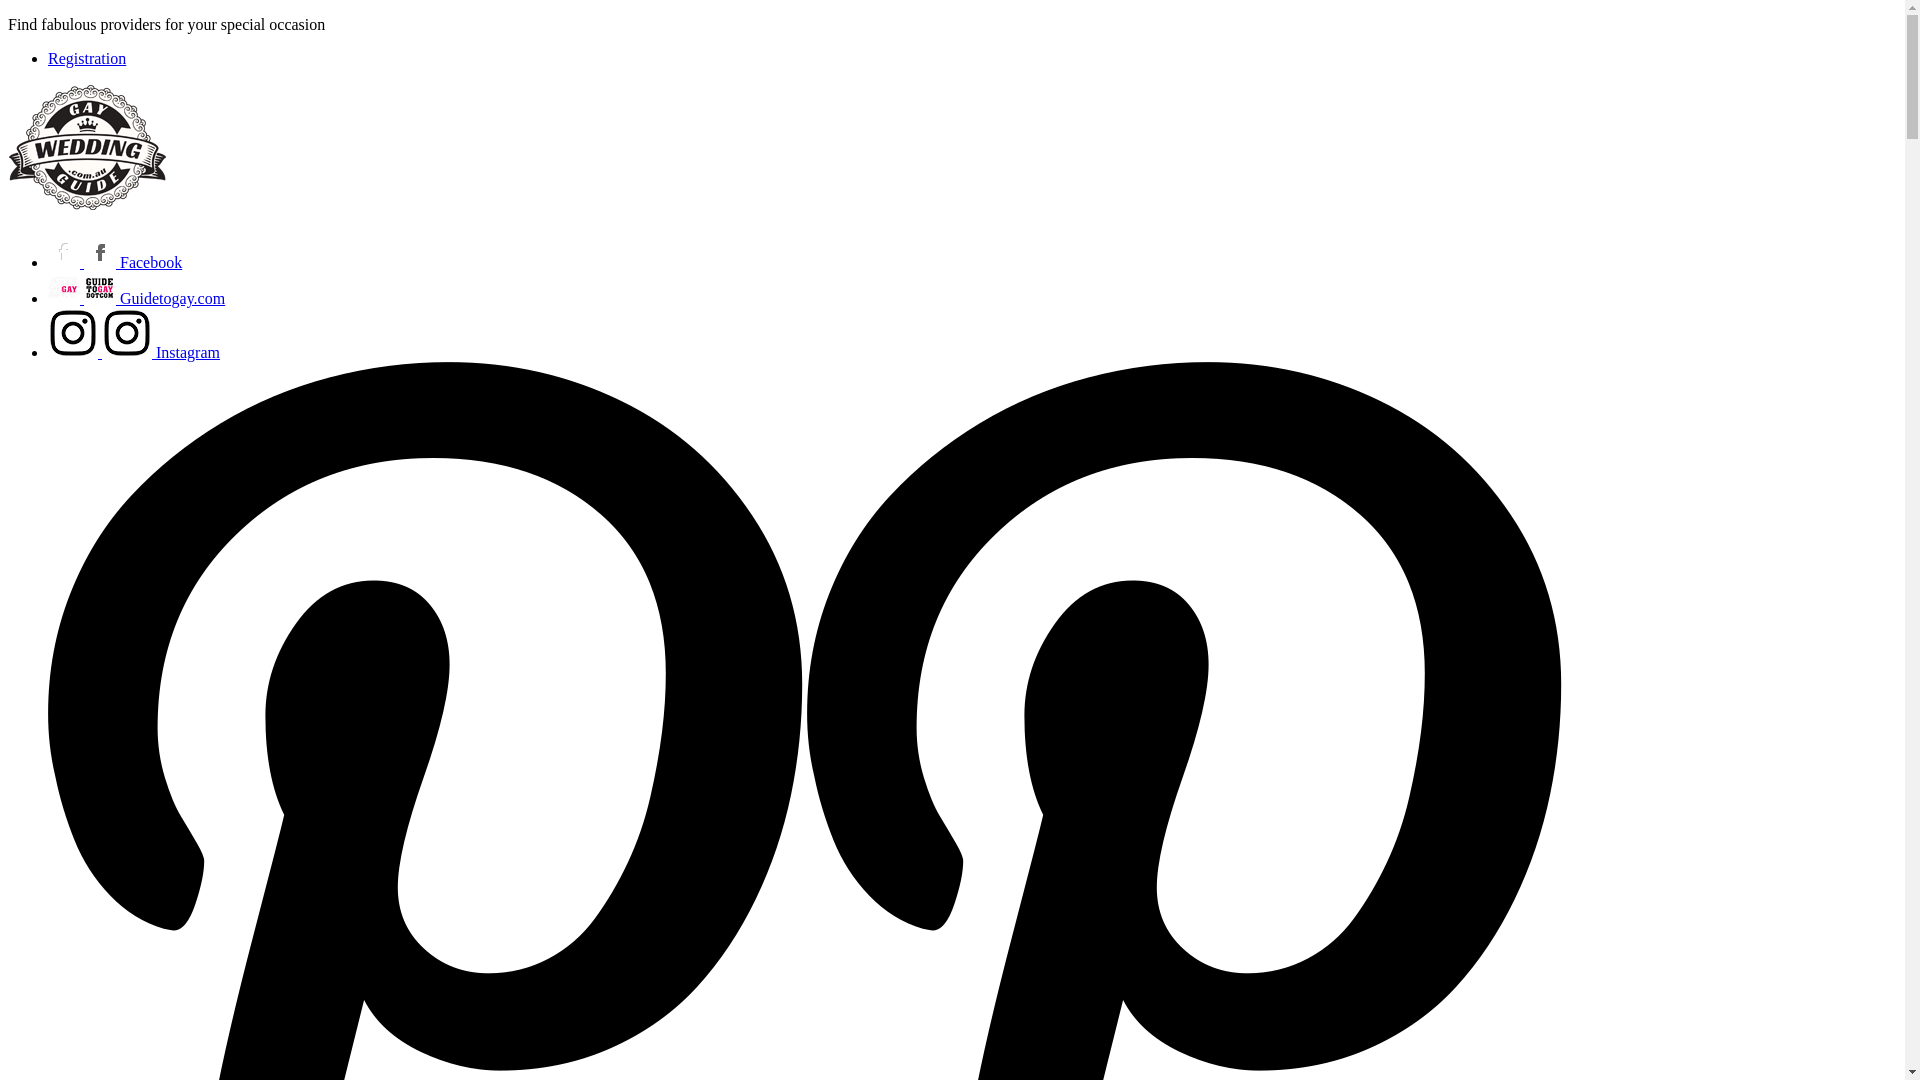 Image resolution: width=1920 pixels, height=1080 pixels. I want to click on 'Facebook', so click(114, 261).